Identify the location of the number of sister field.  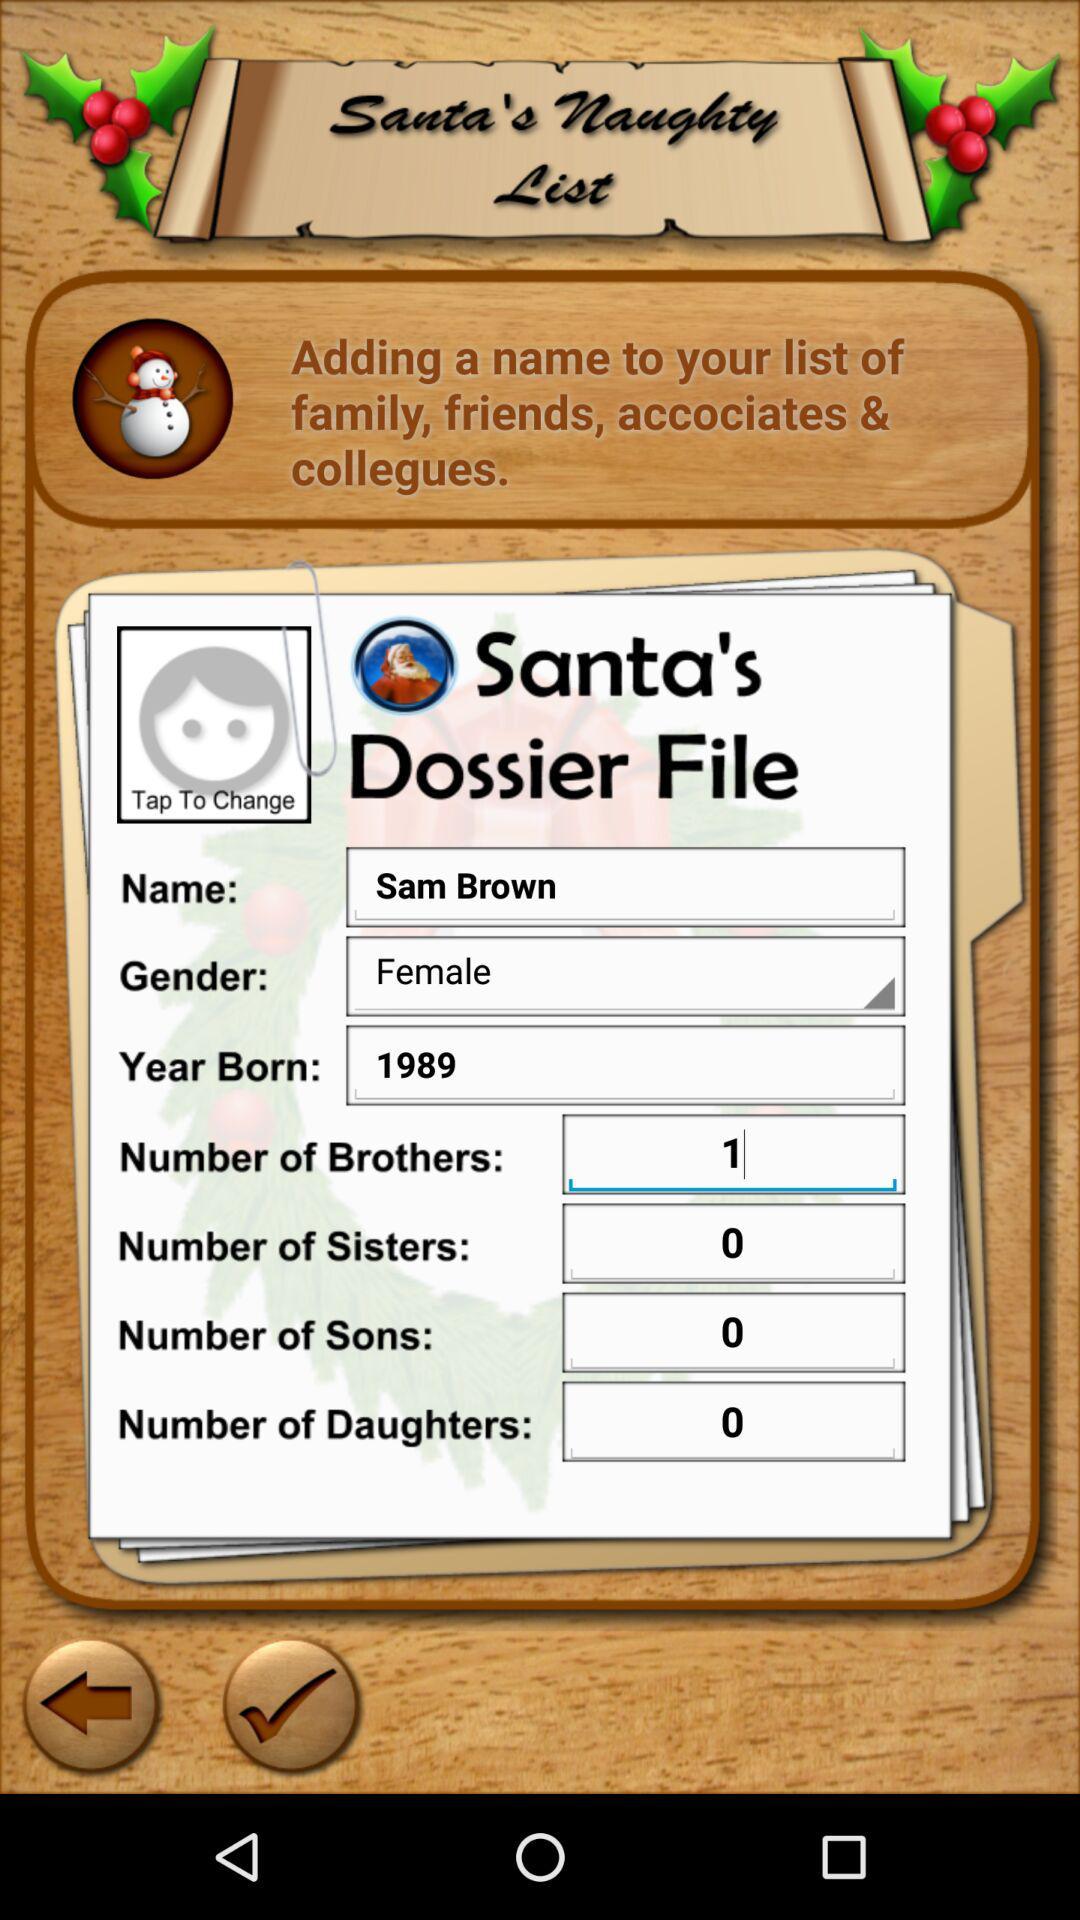
(732, 1244).